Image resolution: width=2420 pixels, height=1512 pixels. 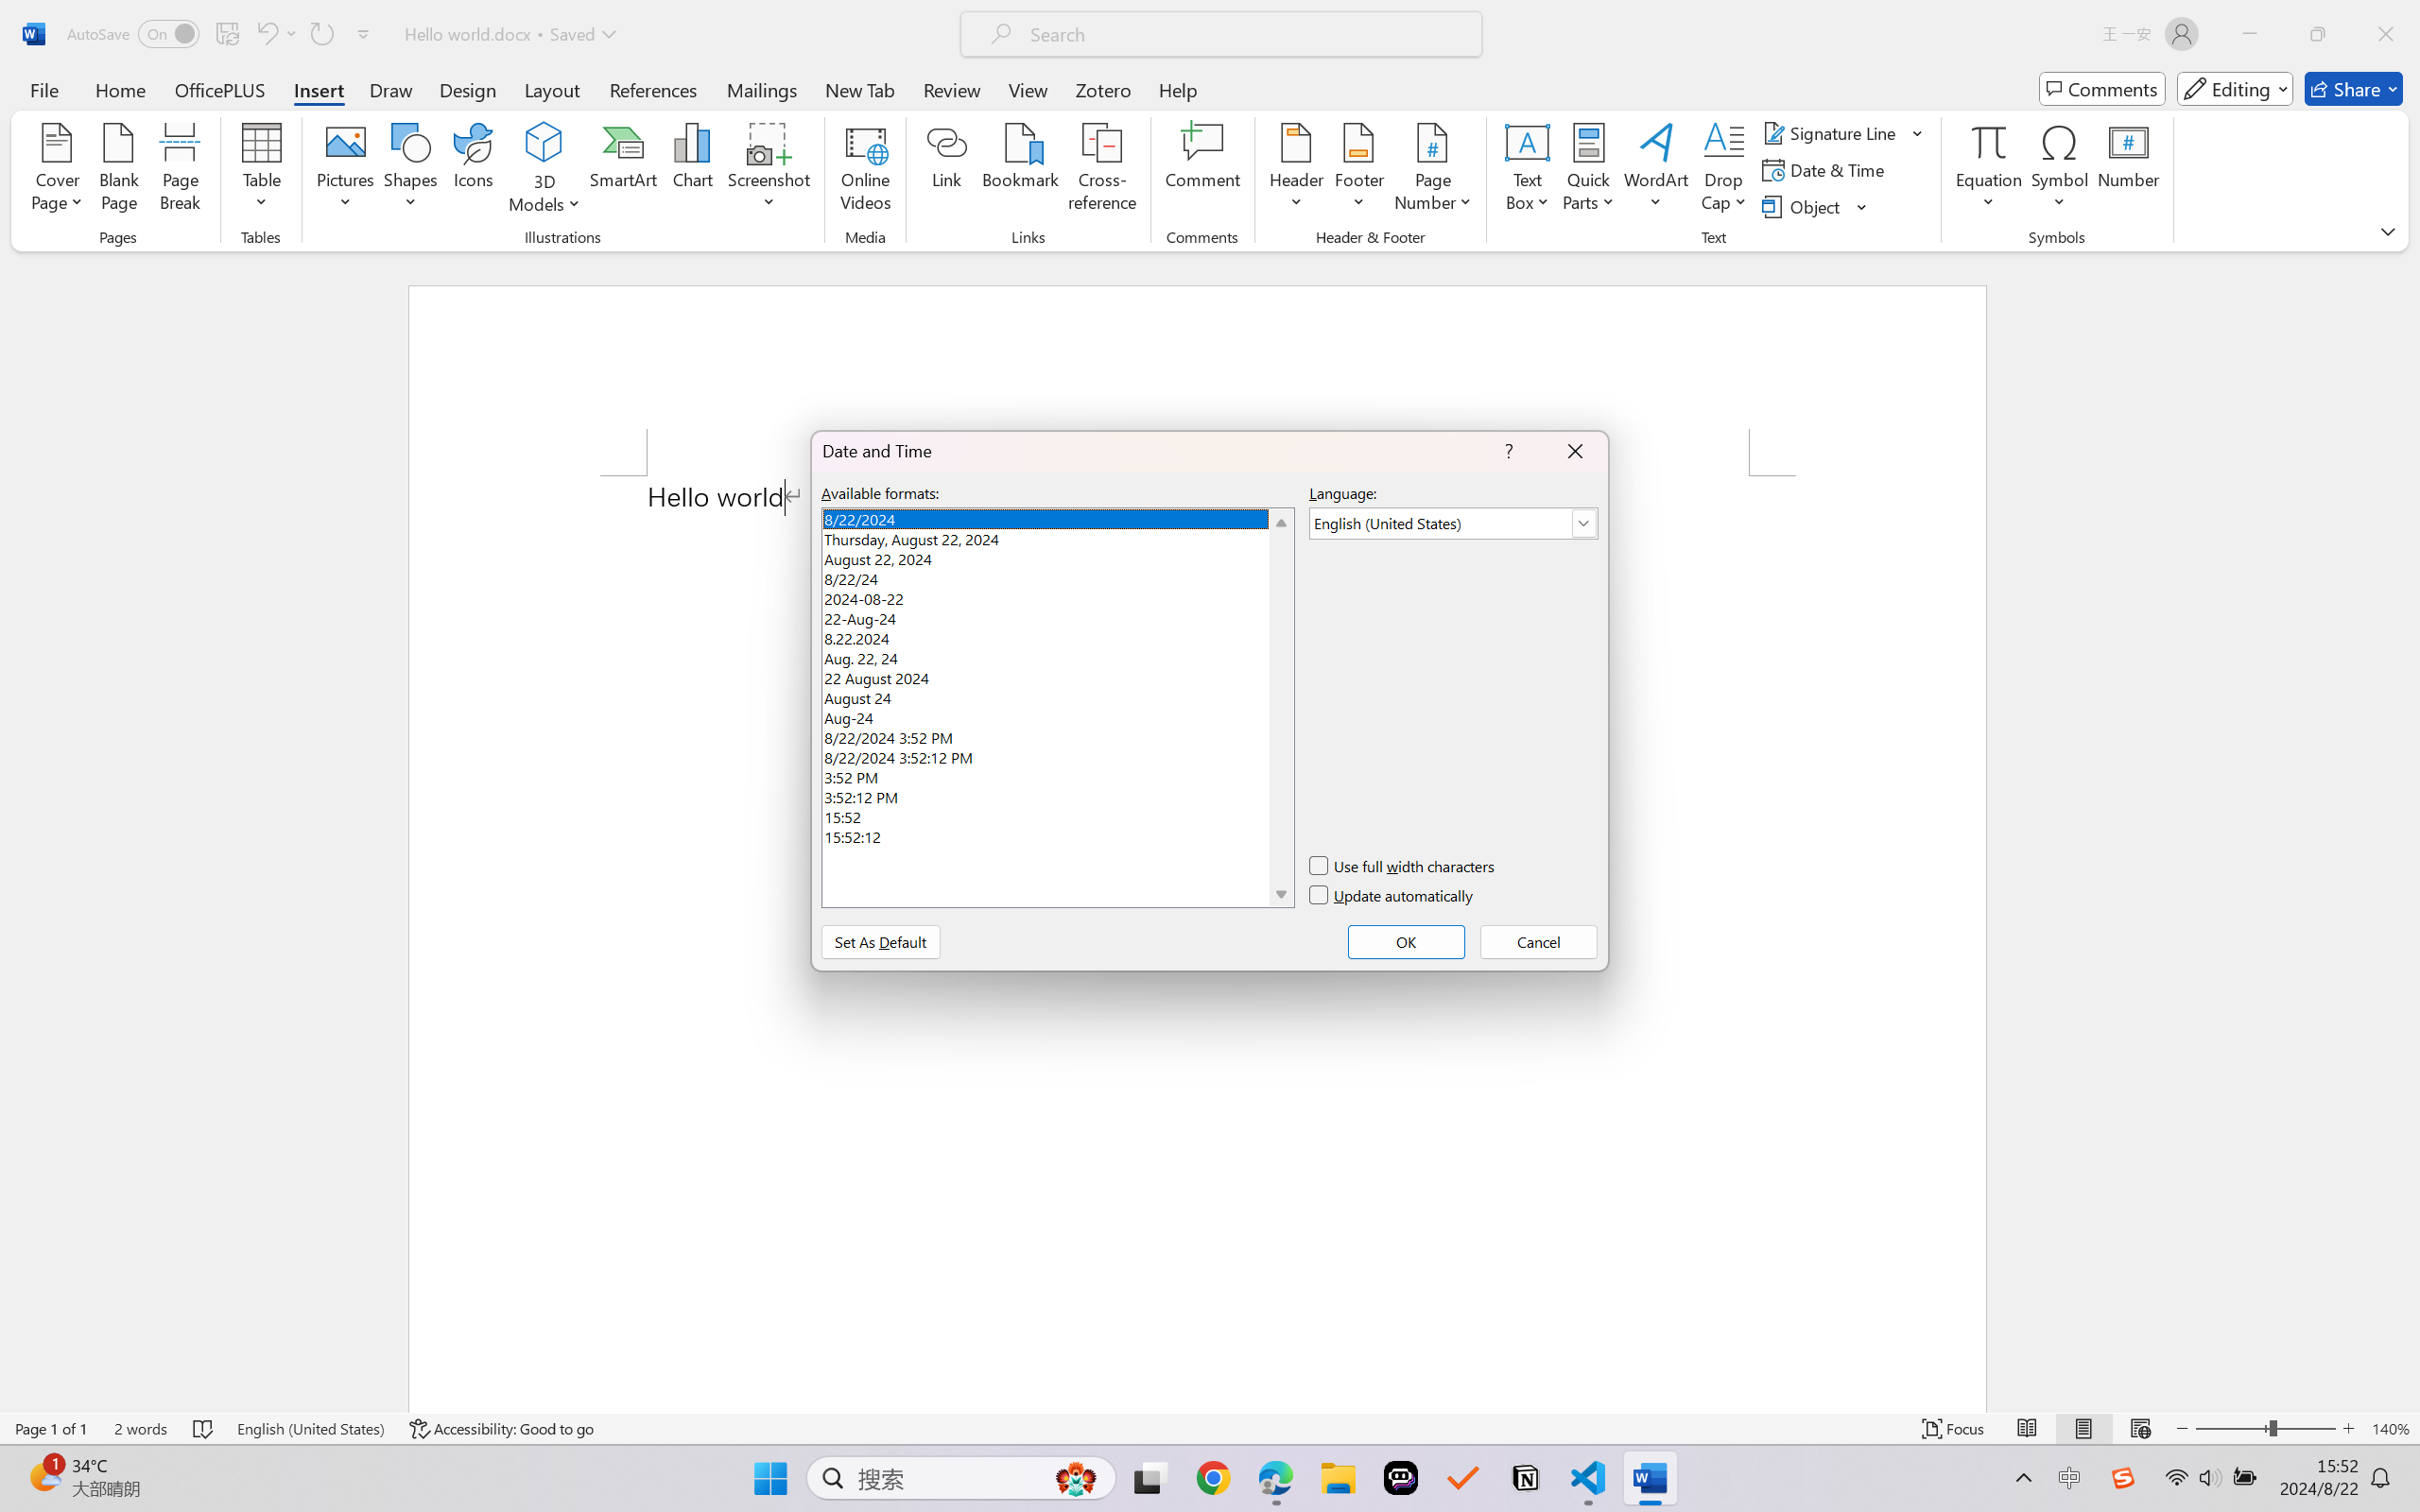 I want to click on 'Language:', so click(x=1453, y=523).